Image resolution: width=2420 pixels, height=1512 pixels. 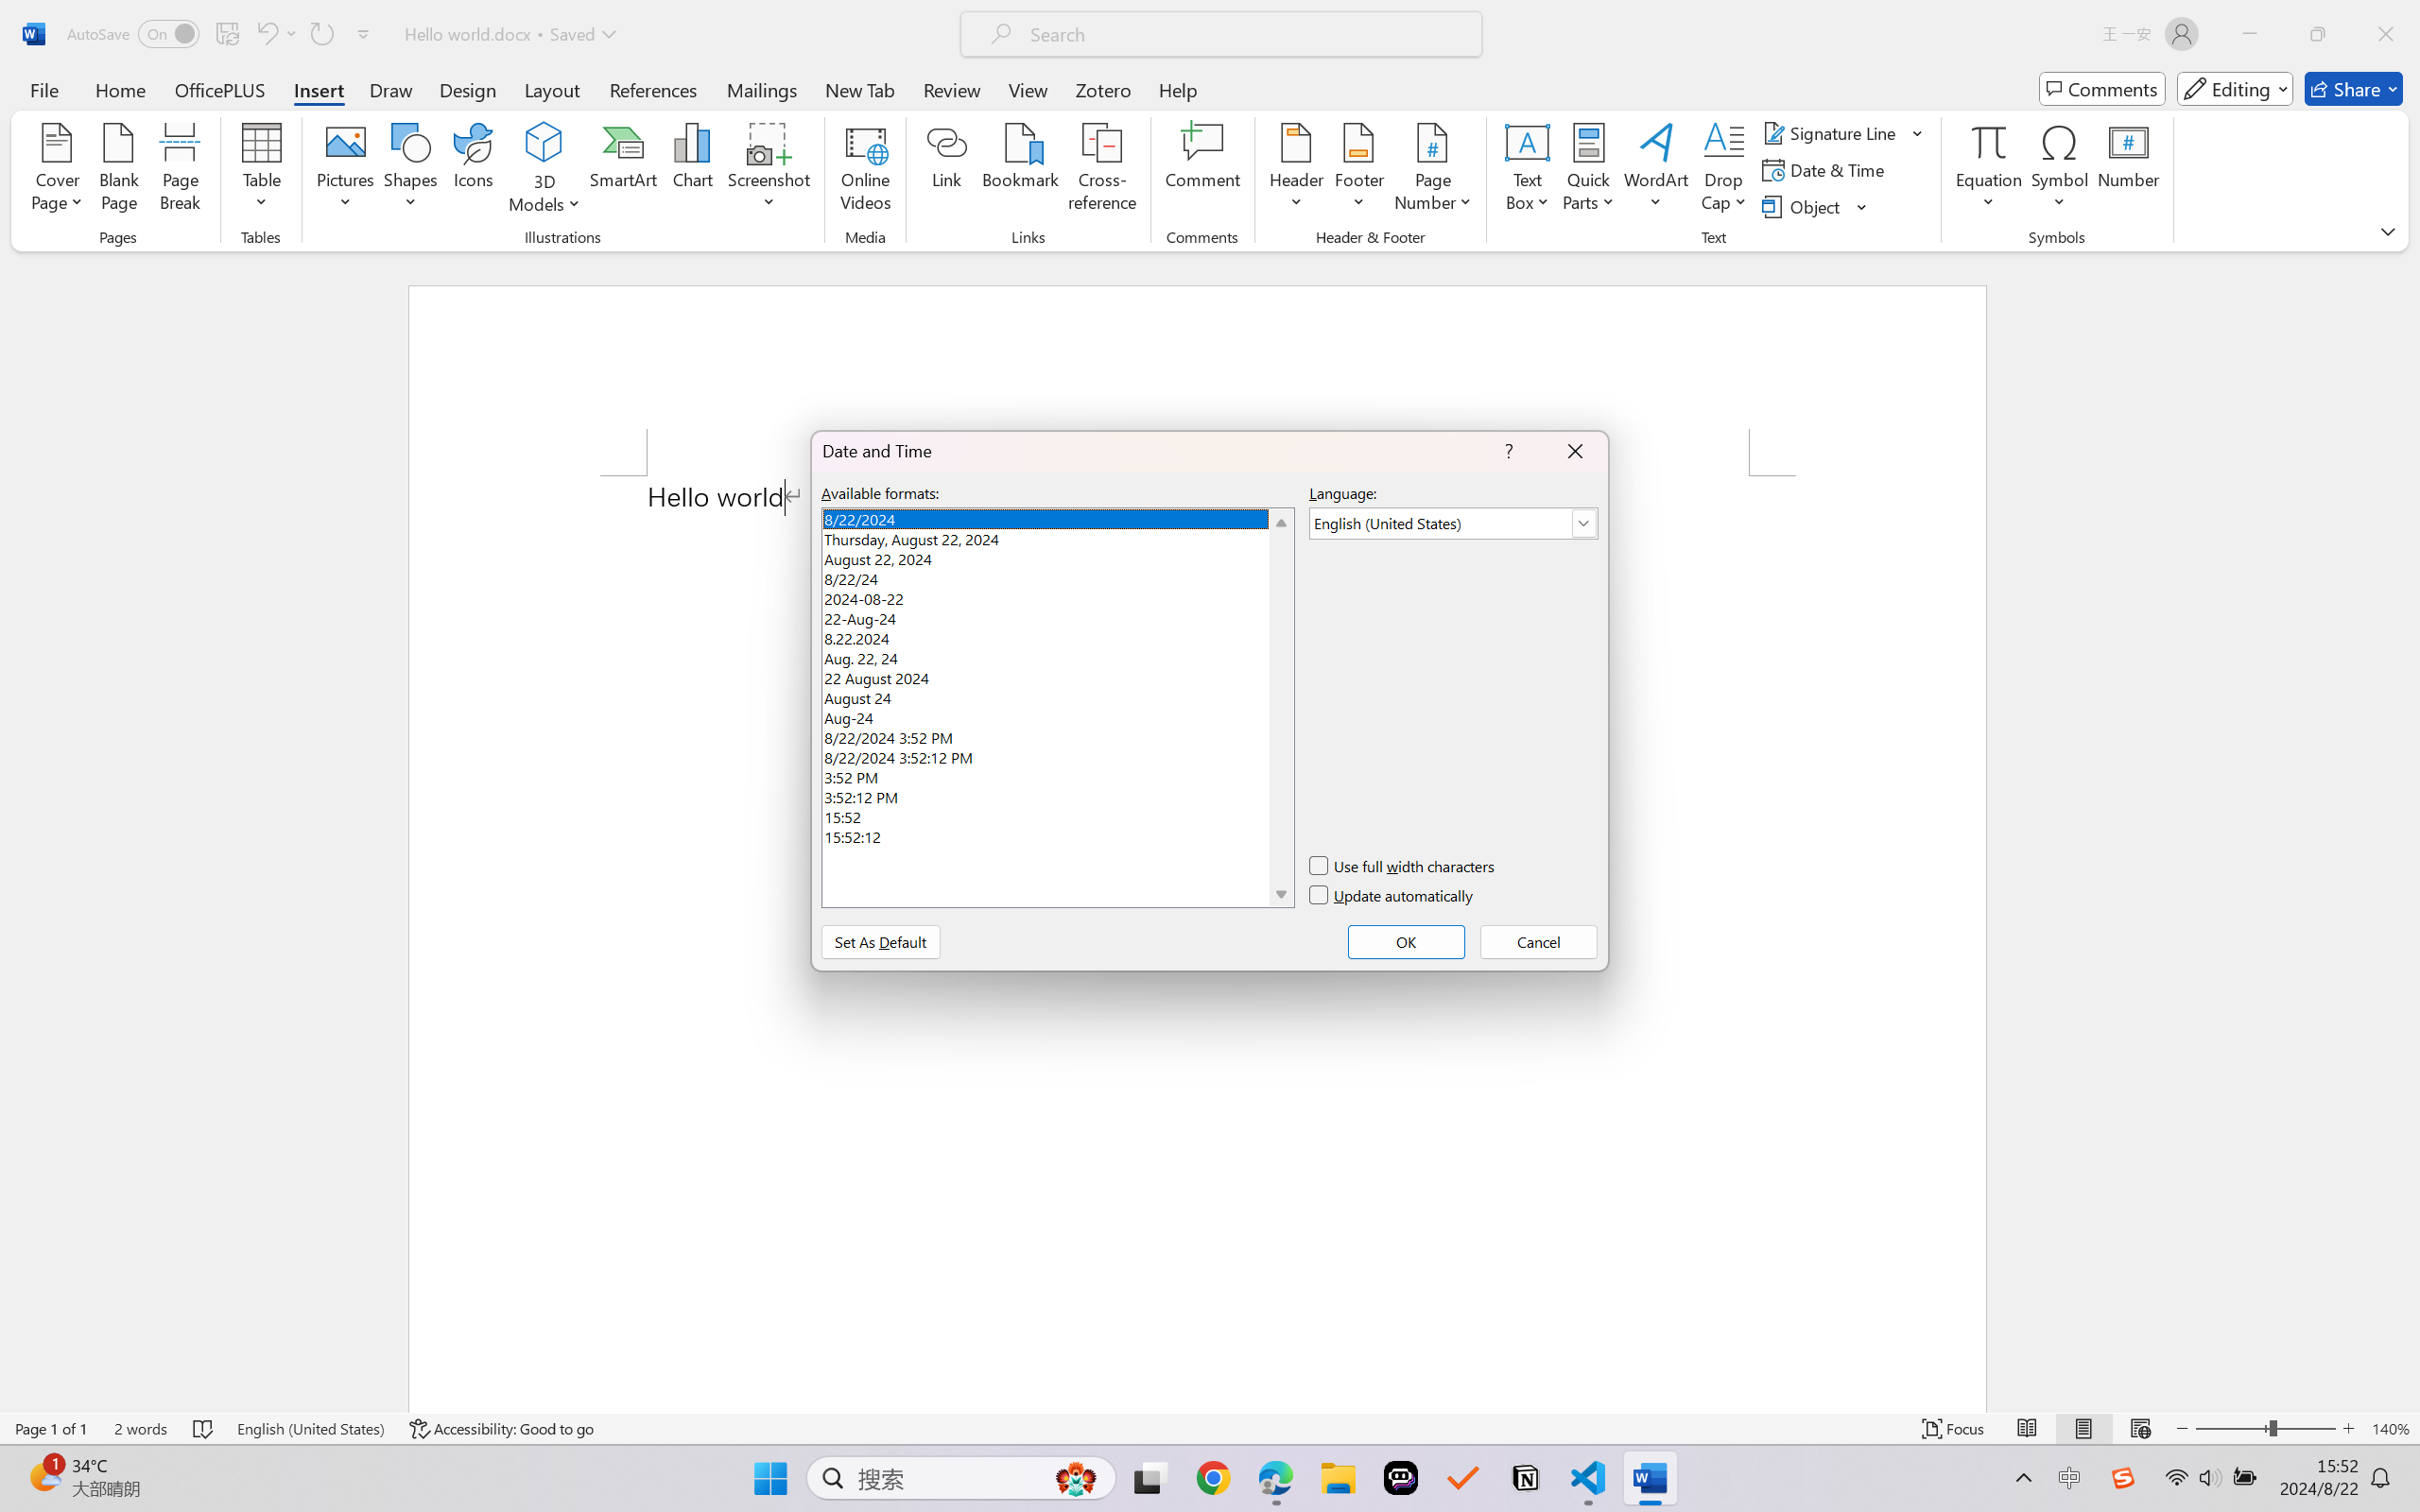 I want to click on 'Language:', so click(x=1453, y=523).